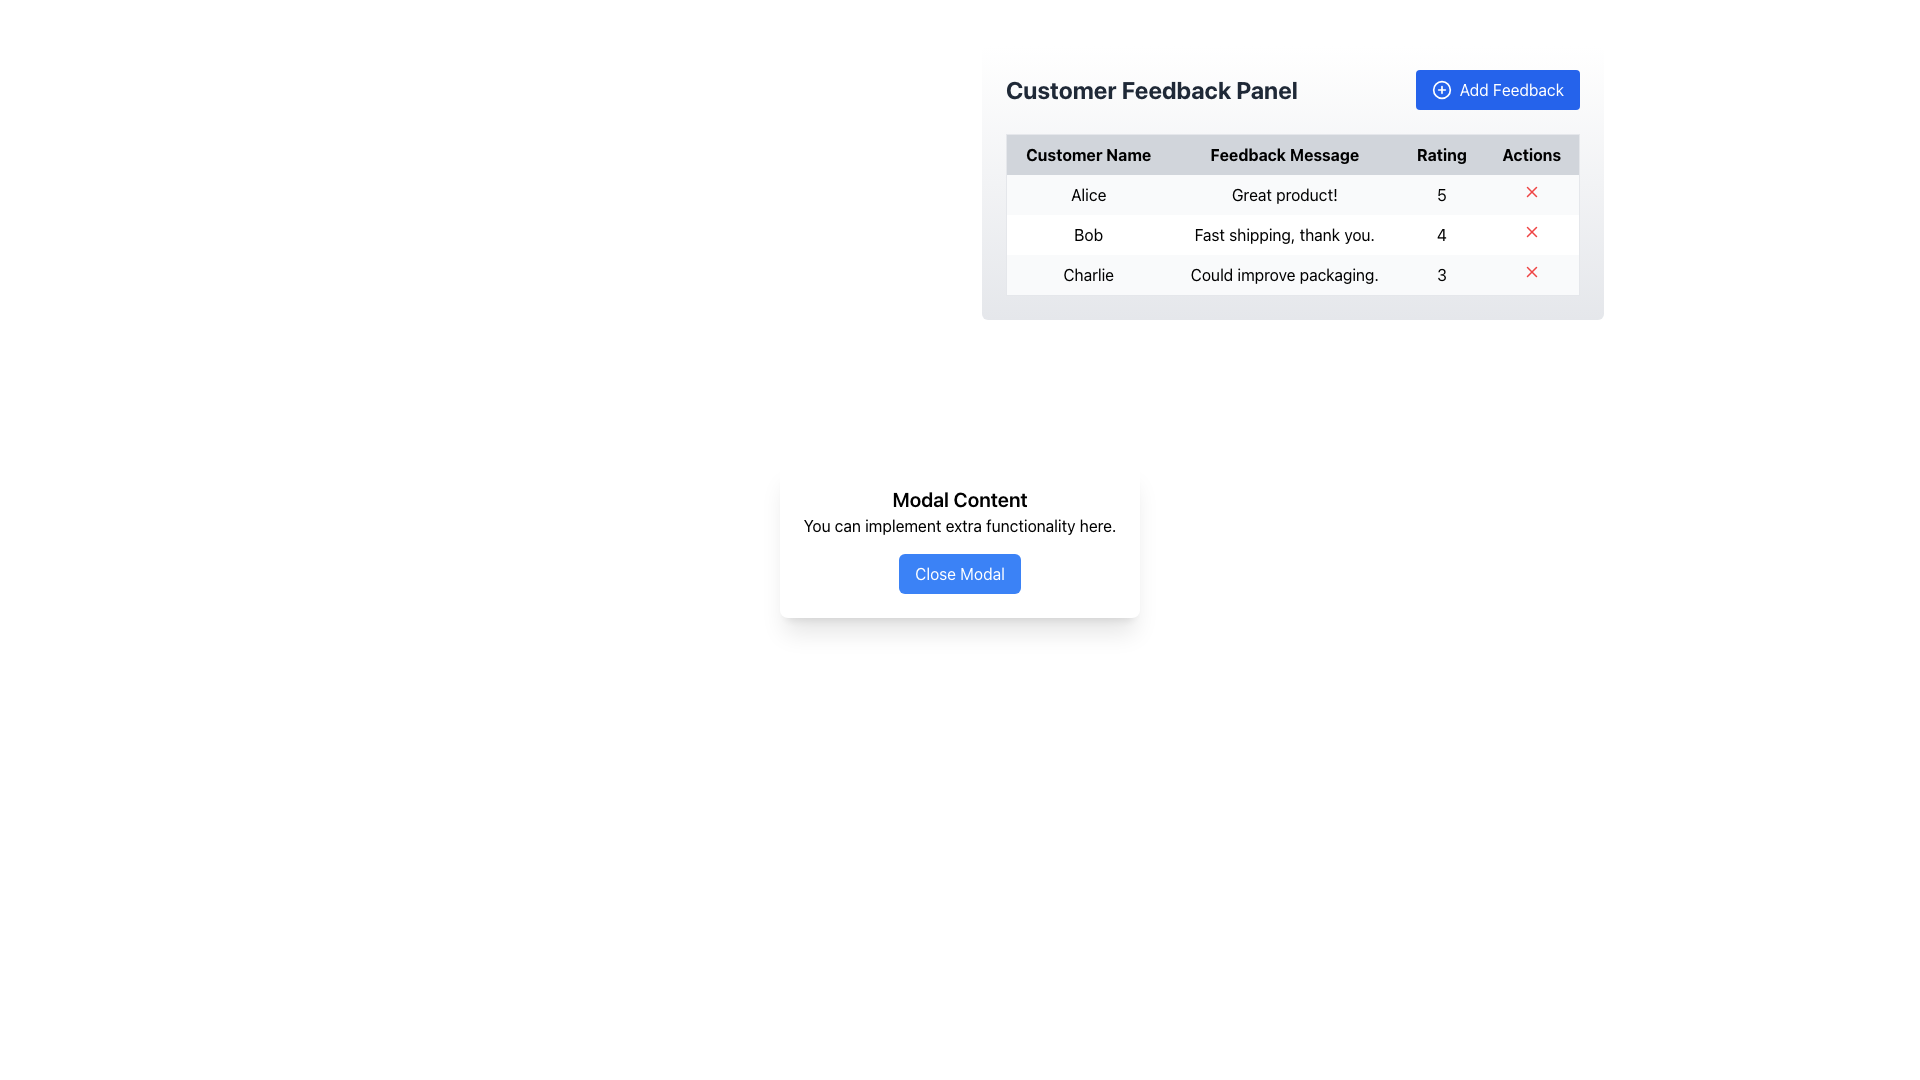 This screenshot has width=1920, height=1080. What do you see at coordinates (1284, 195) in the screenshot?
I see `the table cell displaying user feedback in the second column of the first row, located under the 'Feedback Message' column, to the right of 'Customer Name' ('Alice') and to the left of 'Rating' ('5')` at bounding box center [1284, 195].